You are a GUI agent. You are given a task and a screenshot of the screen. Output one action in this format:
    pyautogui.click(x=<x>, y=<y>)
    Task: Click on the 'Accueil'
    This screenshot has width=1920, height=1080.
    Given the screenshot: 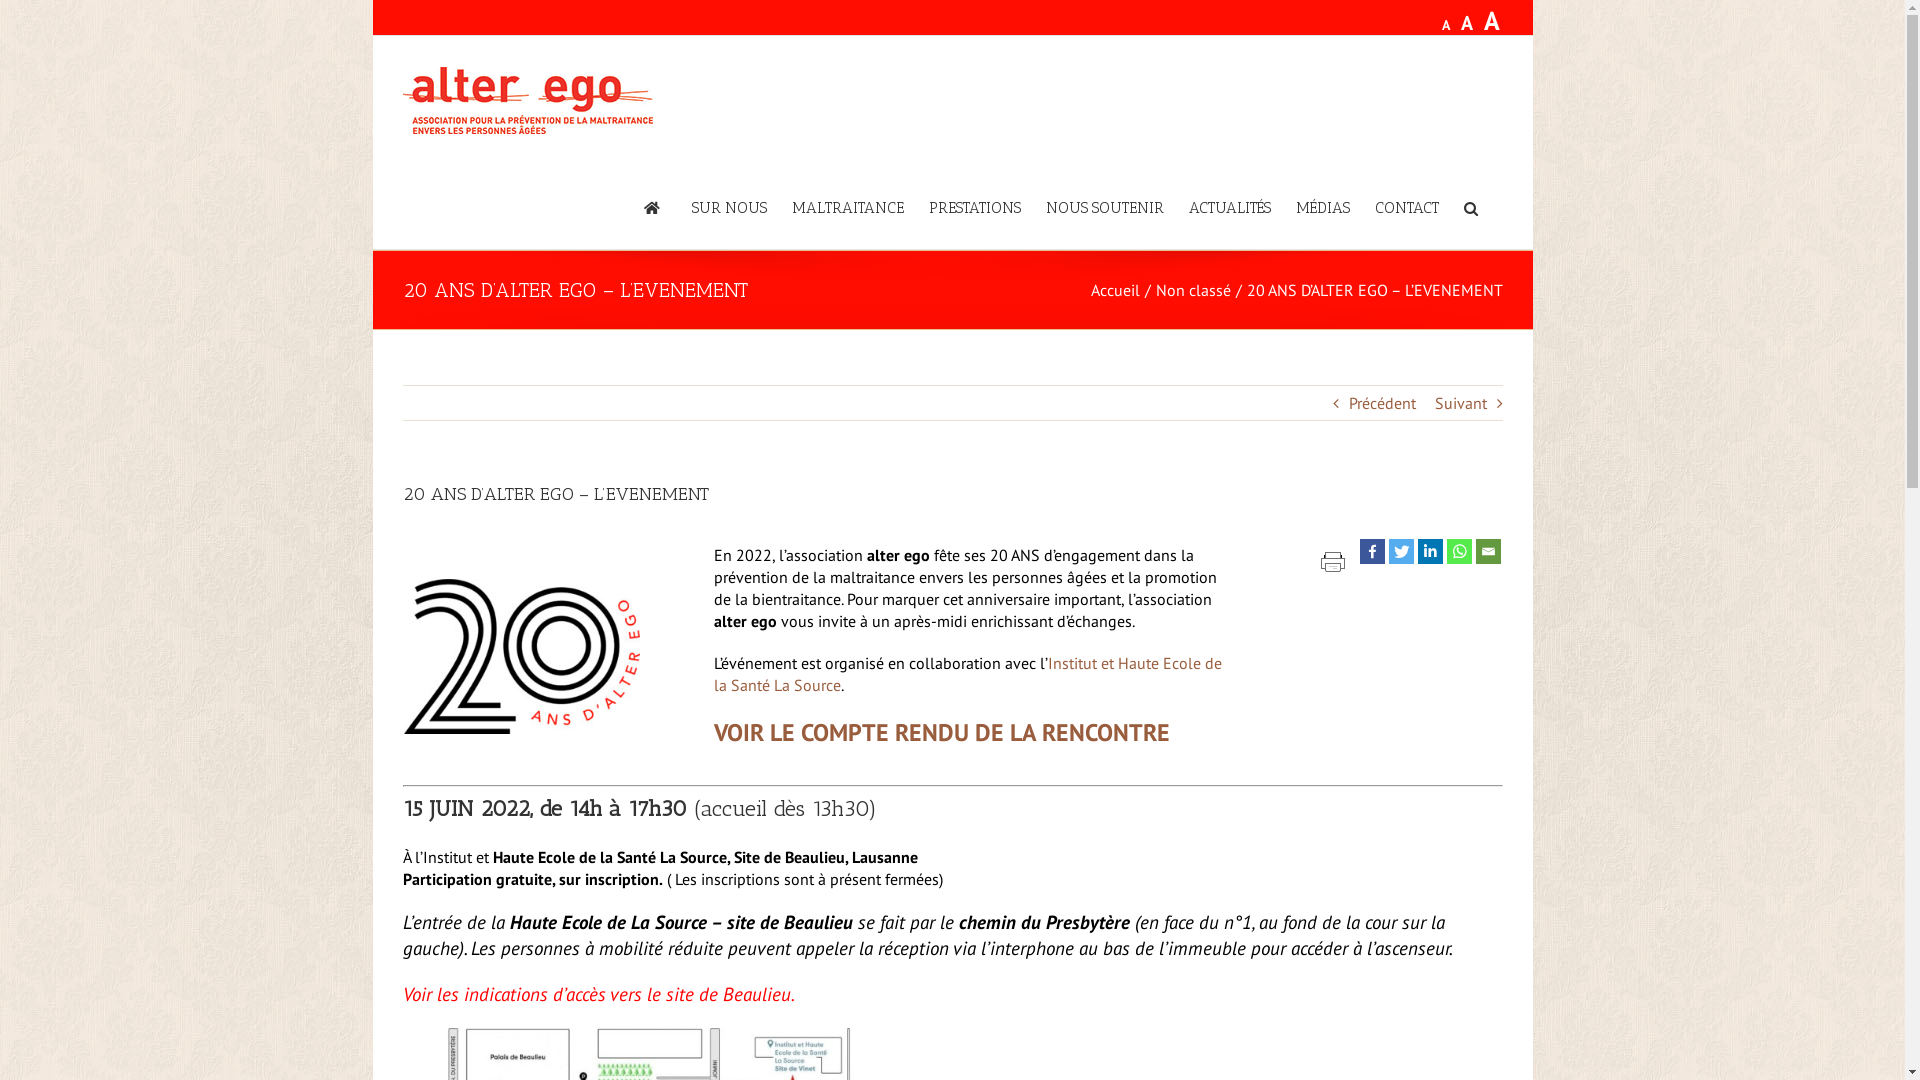 What is the action you would take?
    pyautogui.click(x=1113, y=289)
    